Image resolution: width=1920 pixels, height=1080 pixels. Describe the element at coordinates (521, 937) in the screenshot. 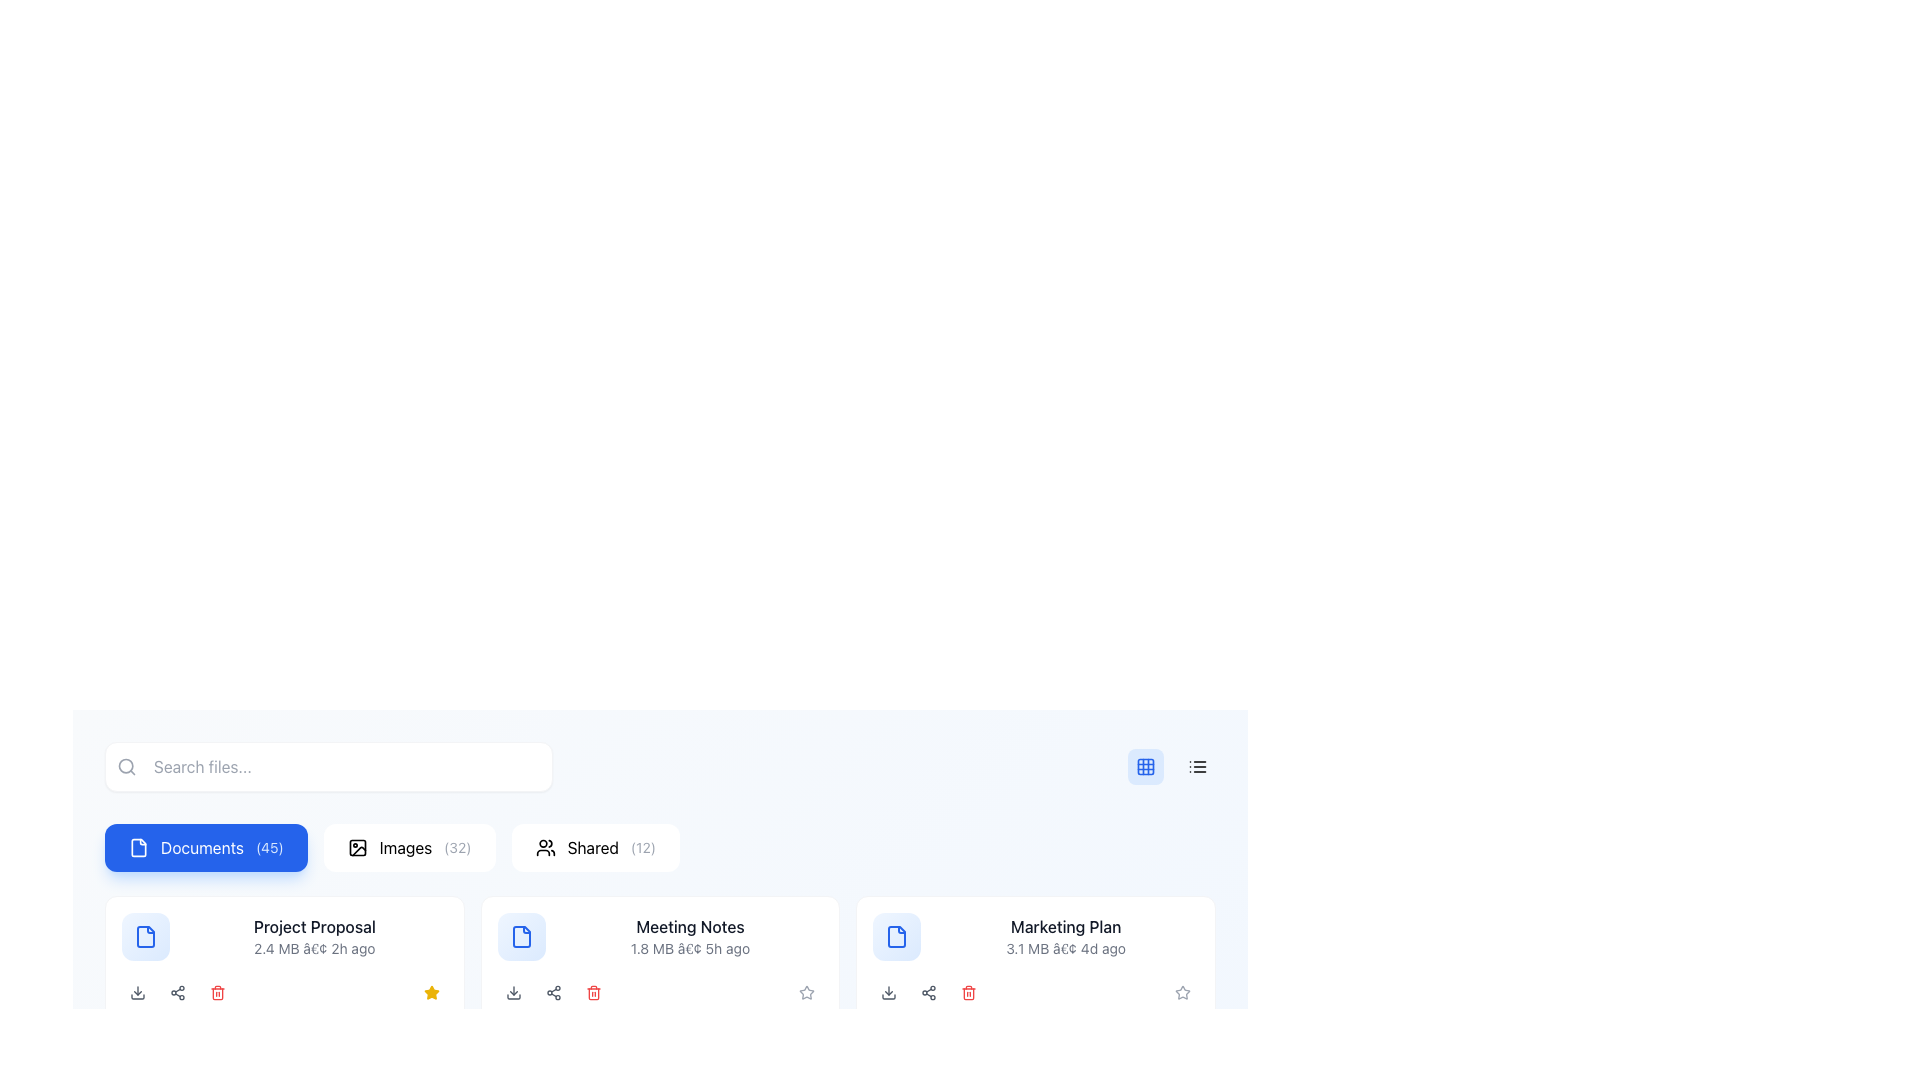

I see `the file icon representing a document located at the center of the second card in a row of file cards to initiate an action related to the document` at that location.